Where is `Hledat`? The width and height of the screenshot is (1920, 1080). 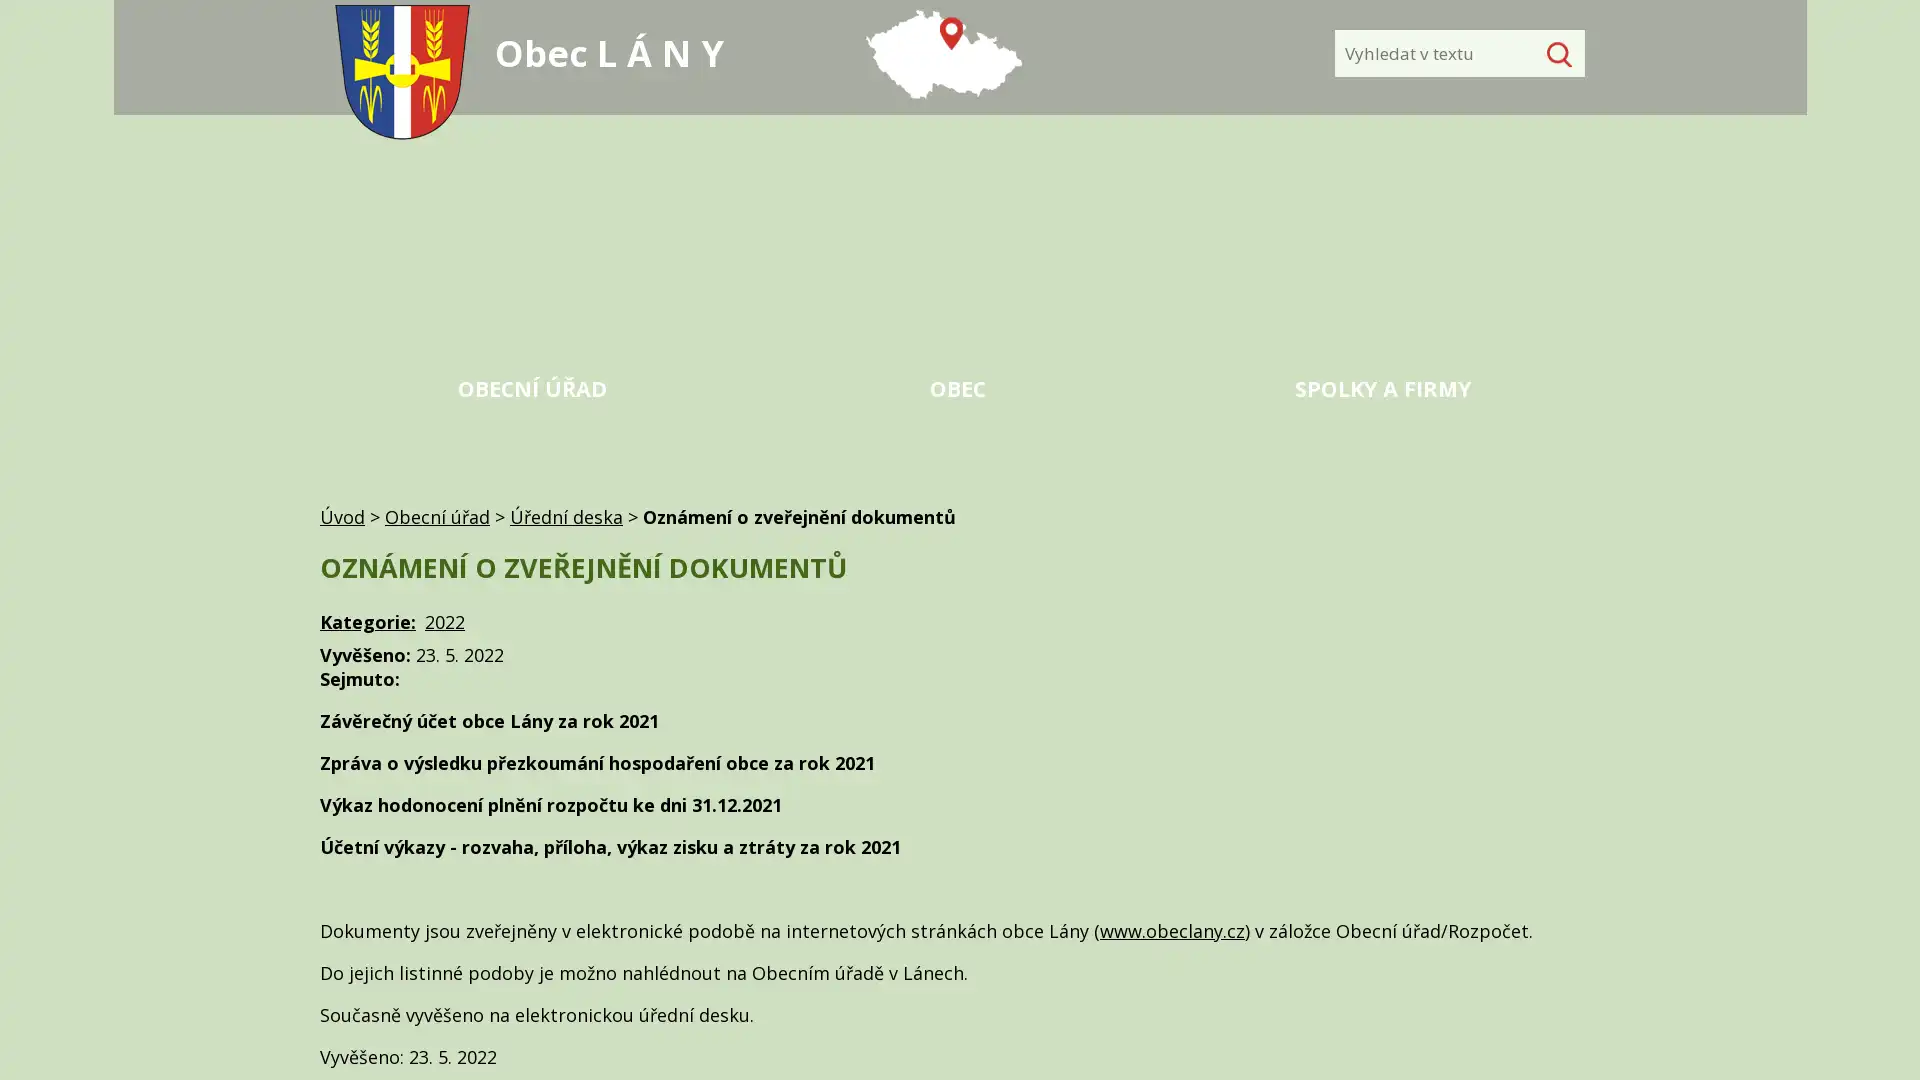
Hledat is located at coordinates (1554, 53).